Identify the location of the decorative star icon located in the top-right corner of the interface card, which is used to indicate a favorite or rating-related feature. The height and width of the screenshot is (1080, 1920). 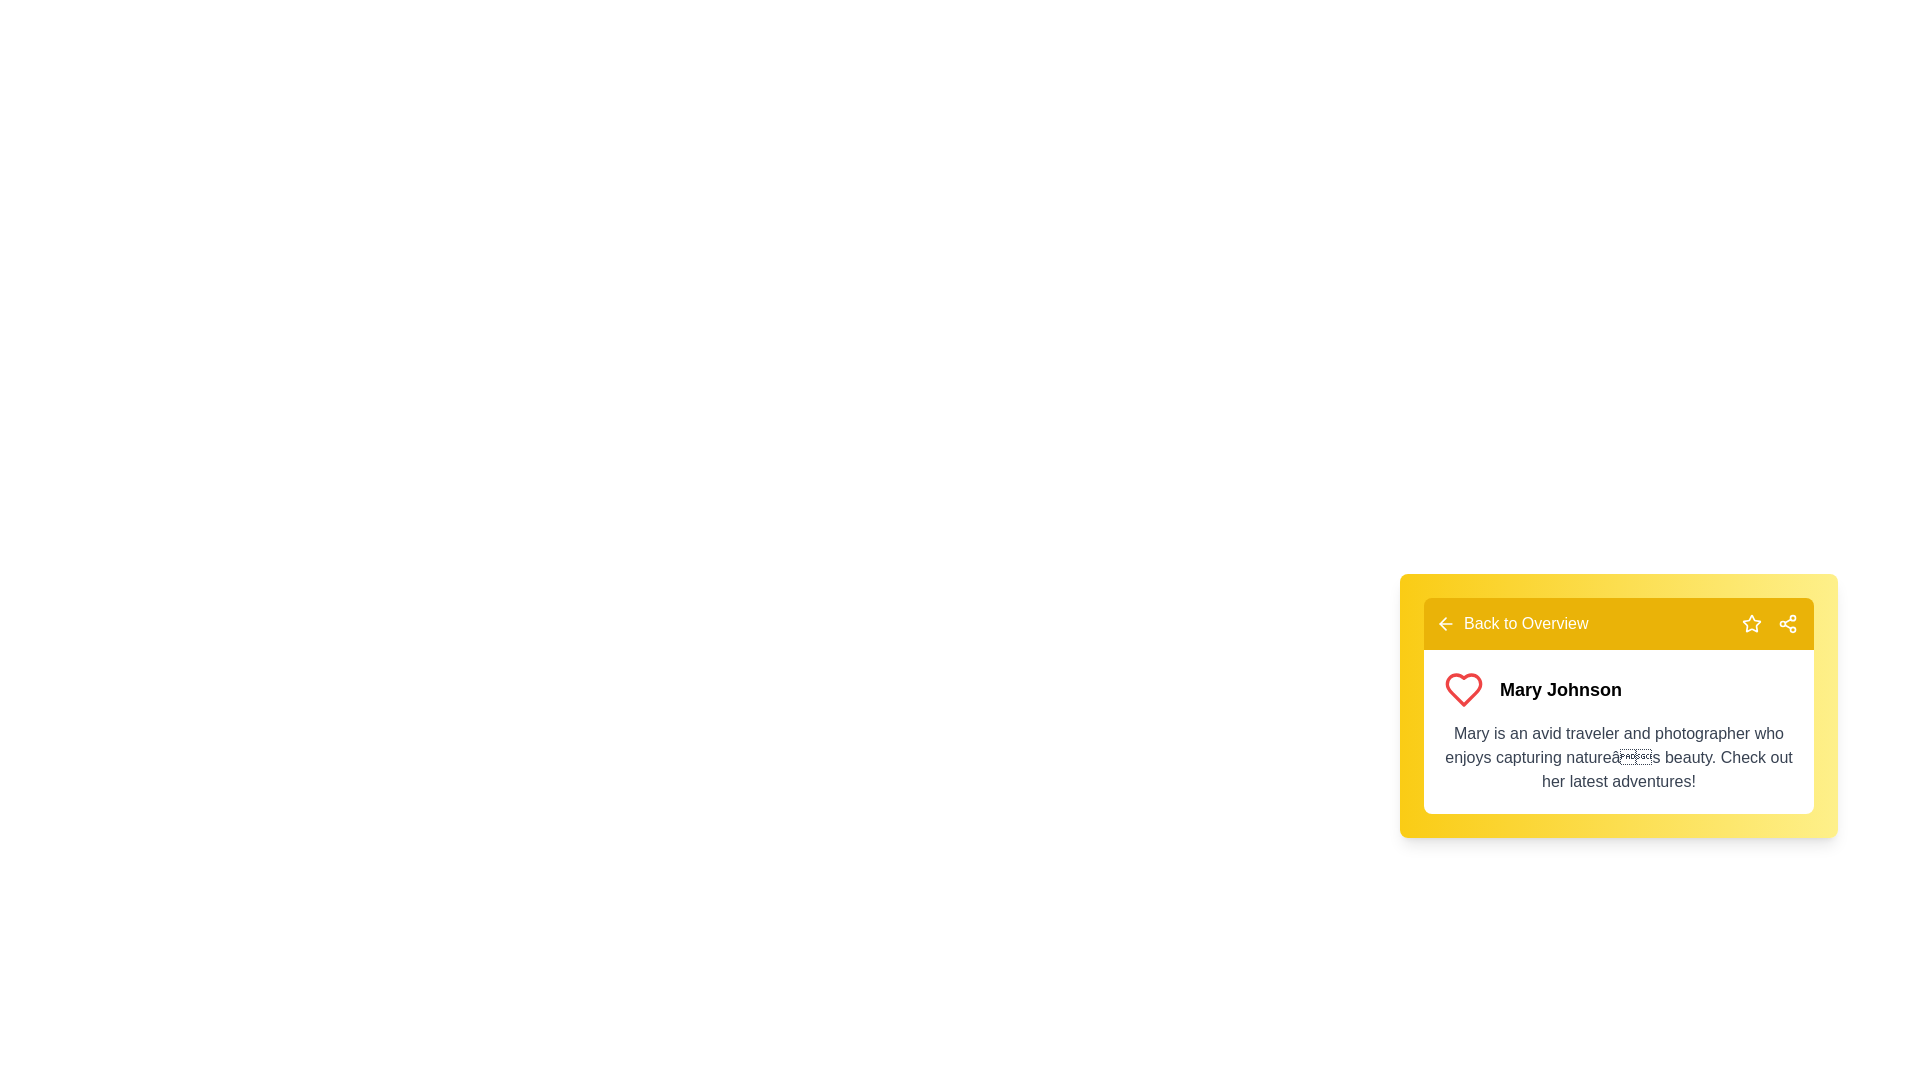
(1751, 622).